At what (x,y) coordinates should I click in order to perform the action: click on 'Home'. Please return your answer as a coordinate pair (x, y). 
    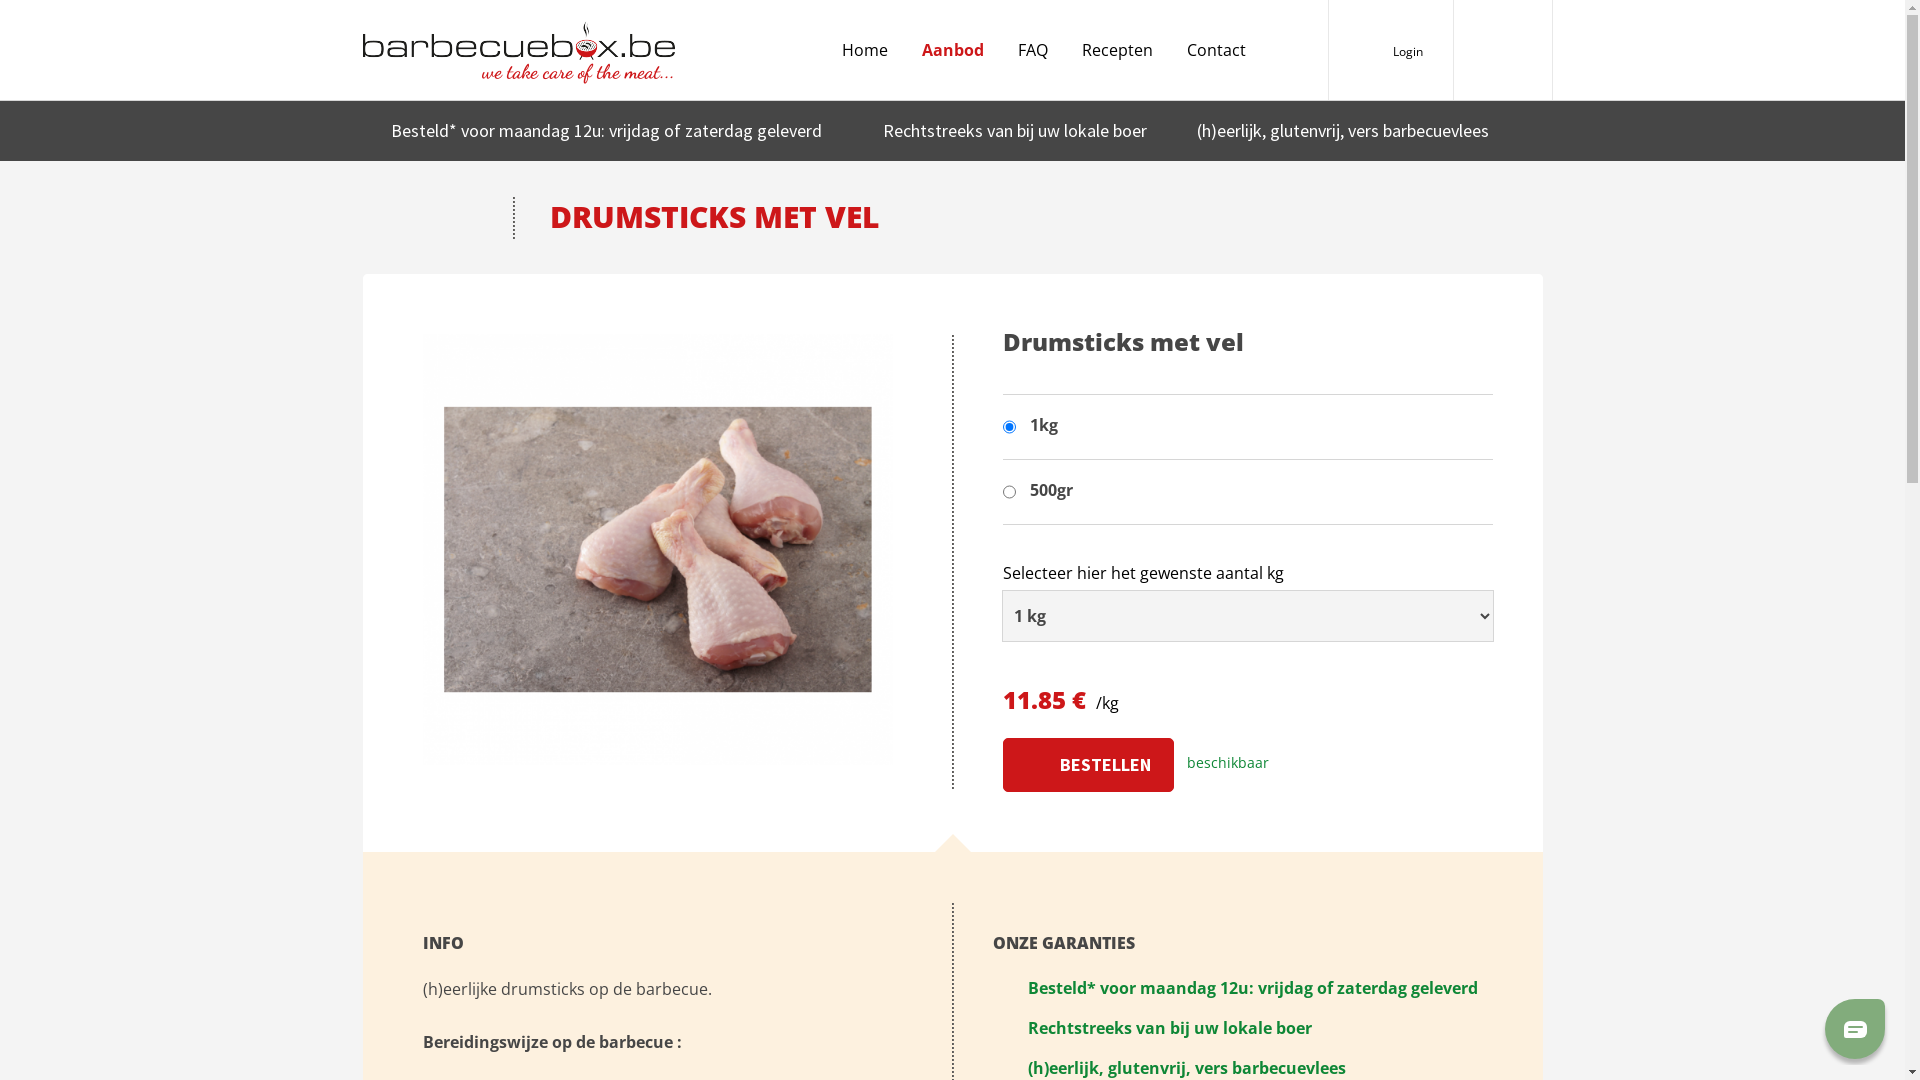
    Looking at the image, I should click on (864, 49).